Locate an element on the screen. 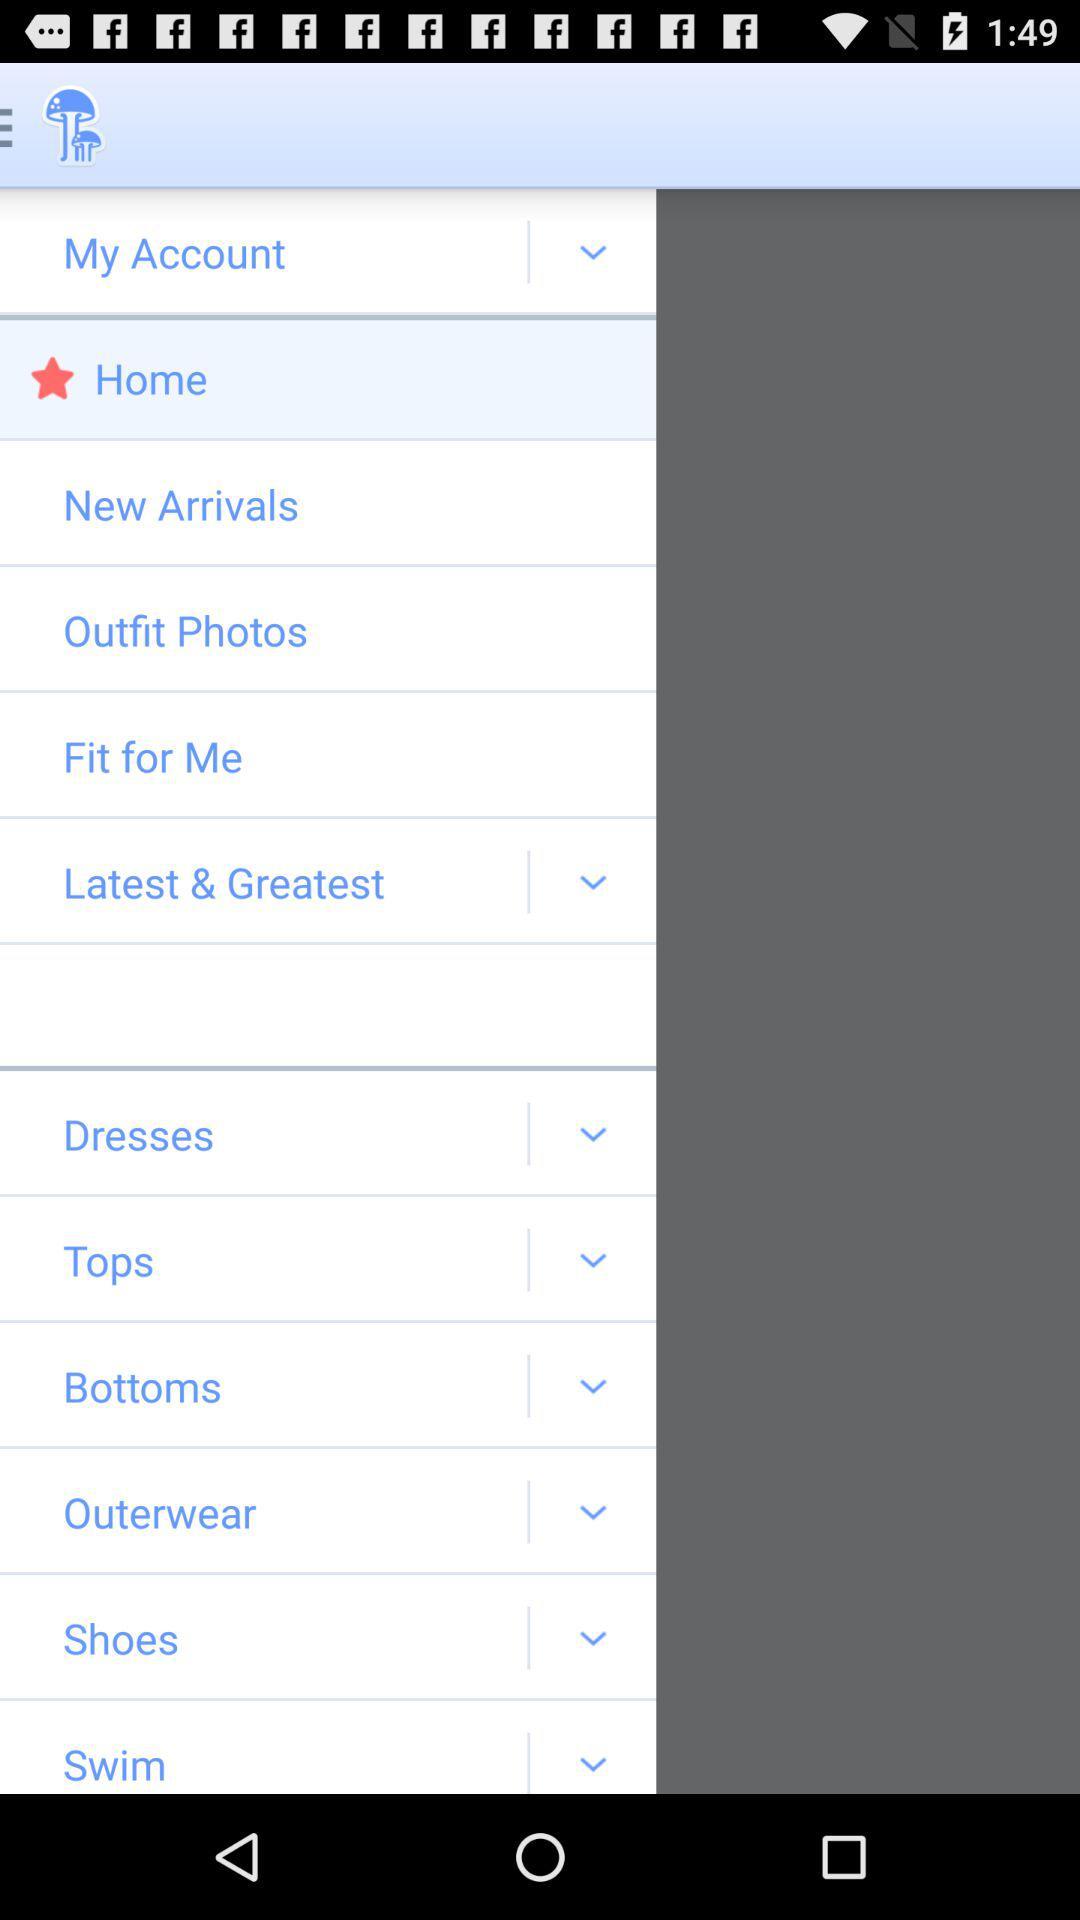  drop down at dresses is located at coordinates (592, 1133).